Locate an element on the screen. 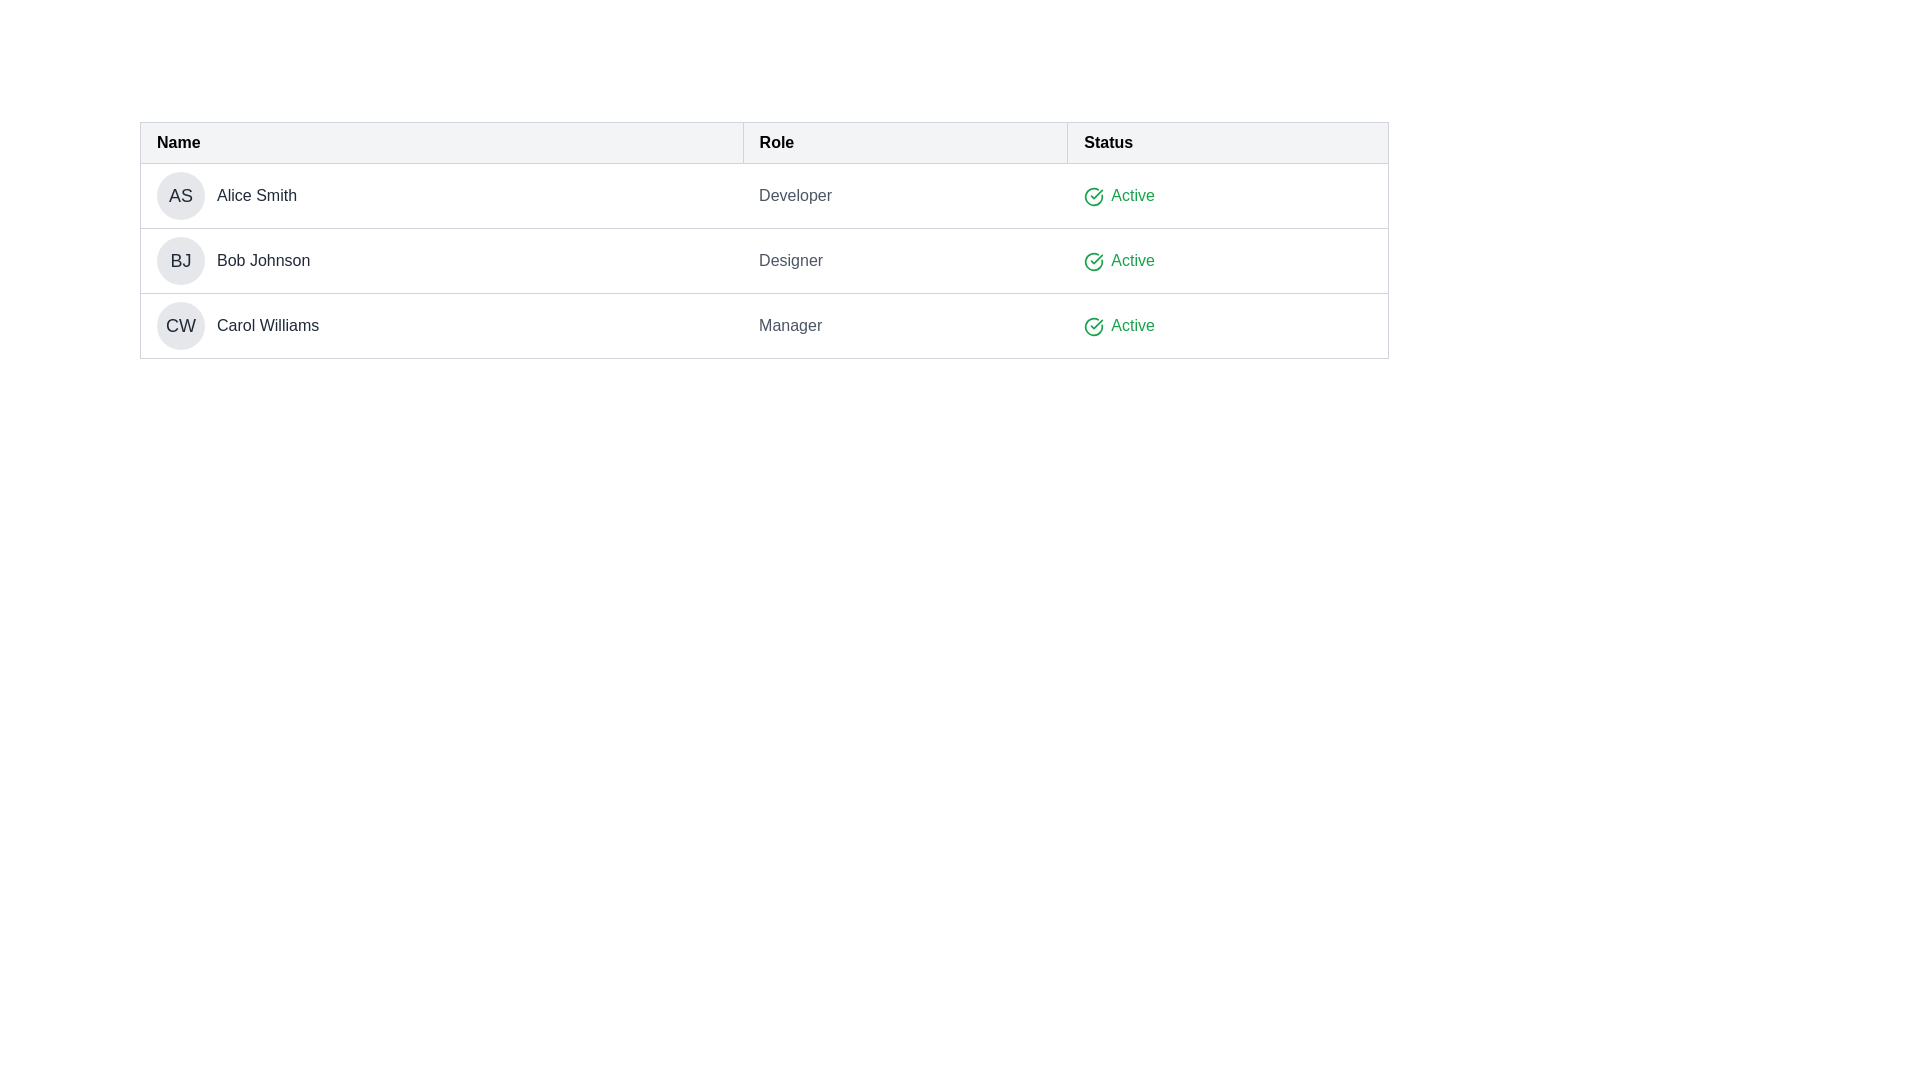  the label/text displaying the name 'Bob Johnson', which is positioned to the right of the circular icon 'BJ' in the second entry of the user/employee list is located at coordinates (262, 260).